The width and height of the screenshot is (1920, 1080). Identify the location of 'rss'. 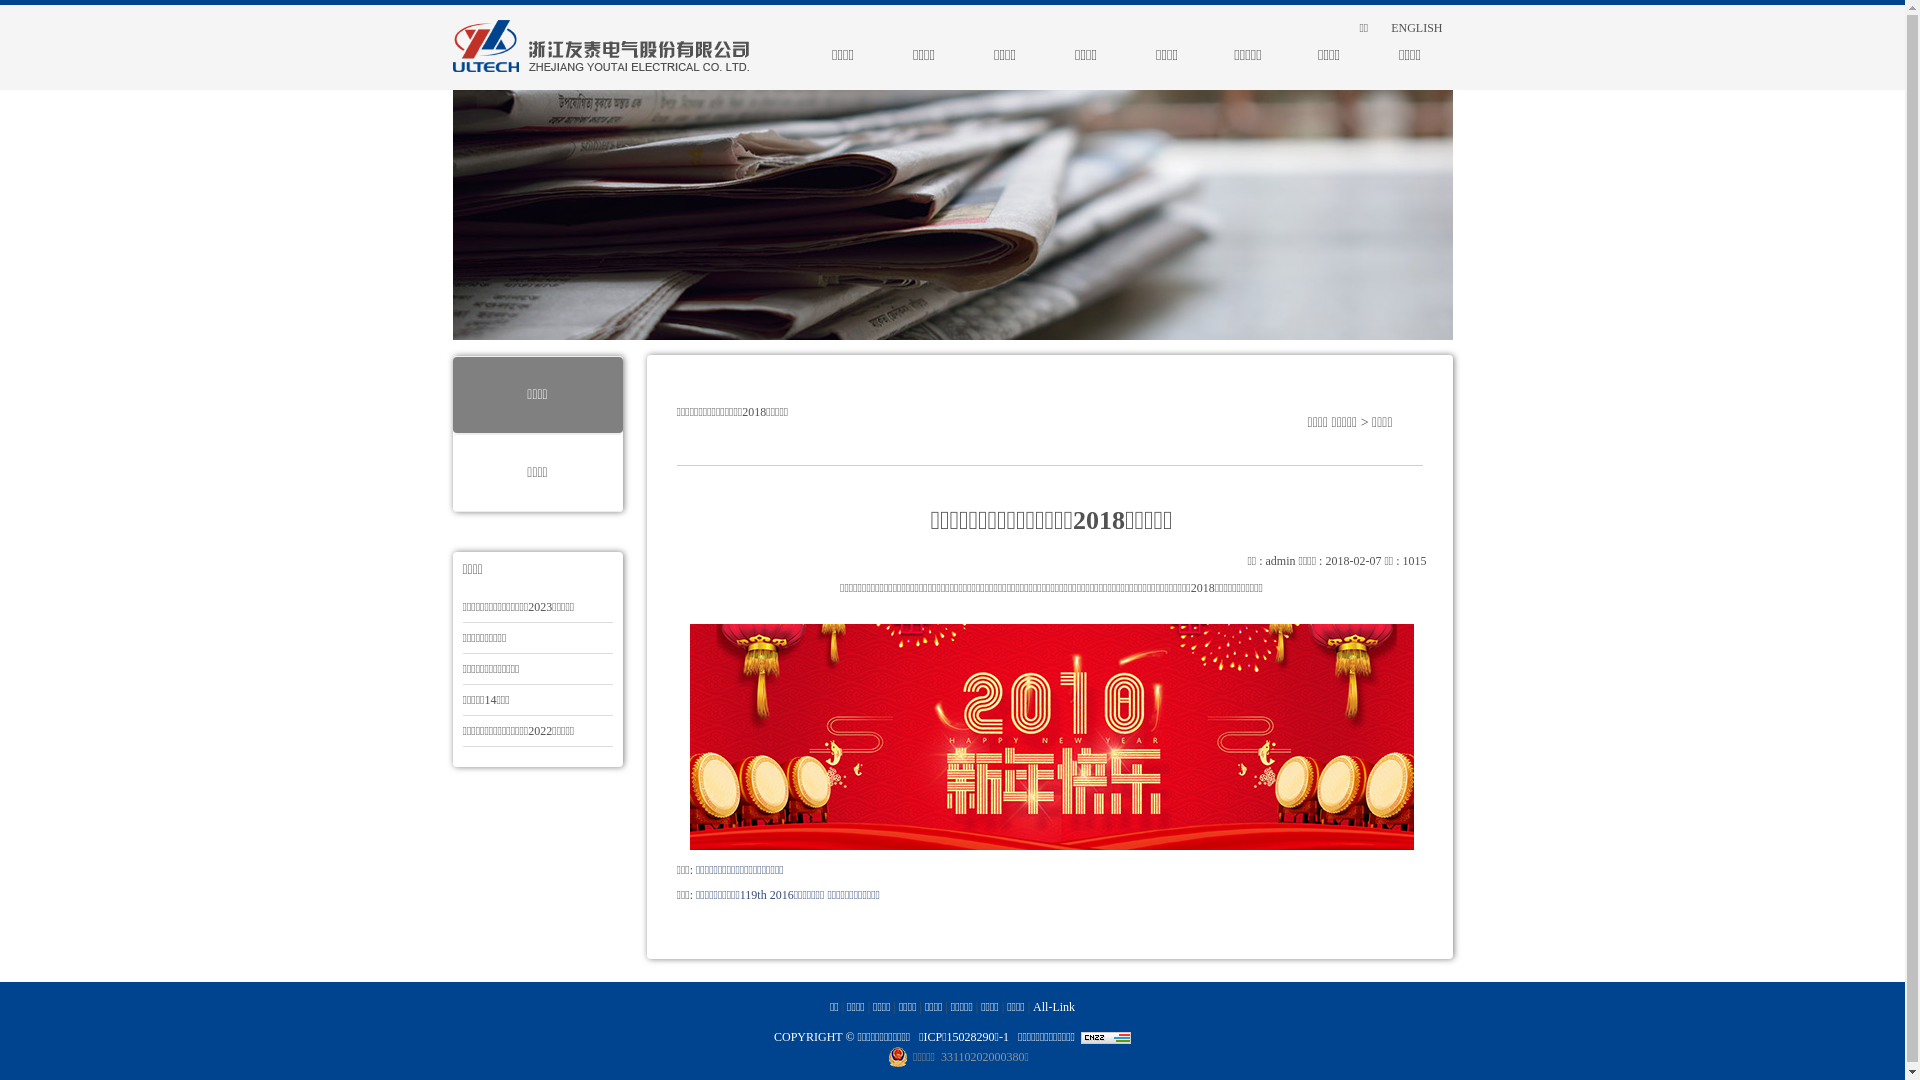
(1329, 27).